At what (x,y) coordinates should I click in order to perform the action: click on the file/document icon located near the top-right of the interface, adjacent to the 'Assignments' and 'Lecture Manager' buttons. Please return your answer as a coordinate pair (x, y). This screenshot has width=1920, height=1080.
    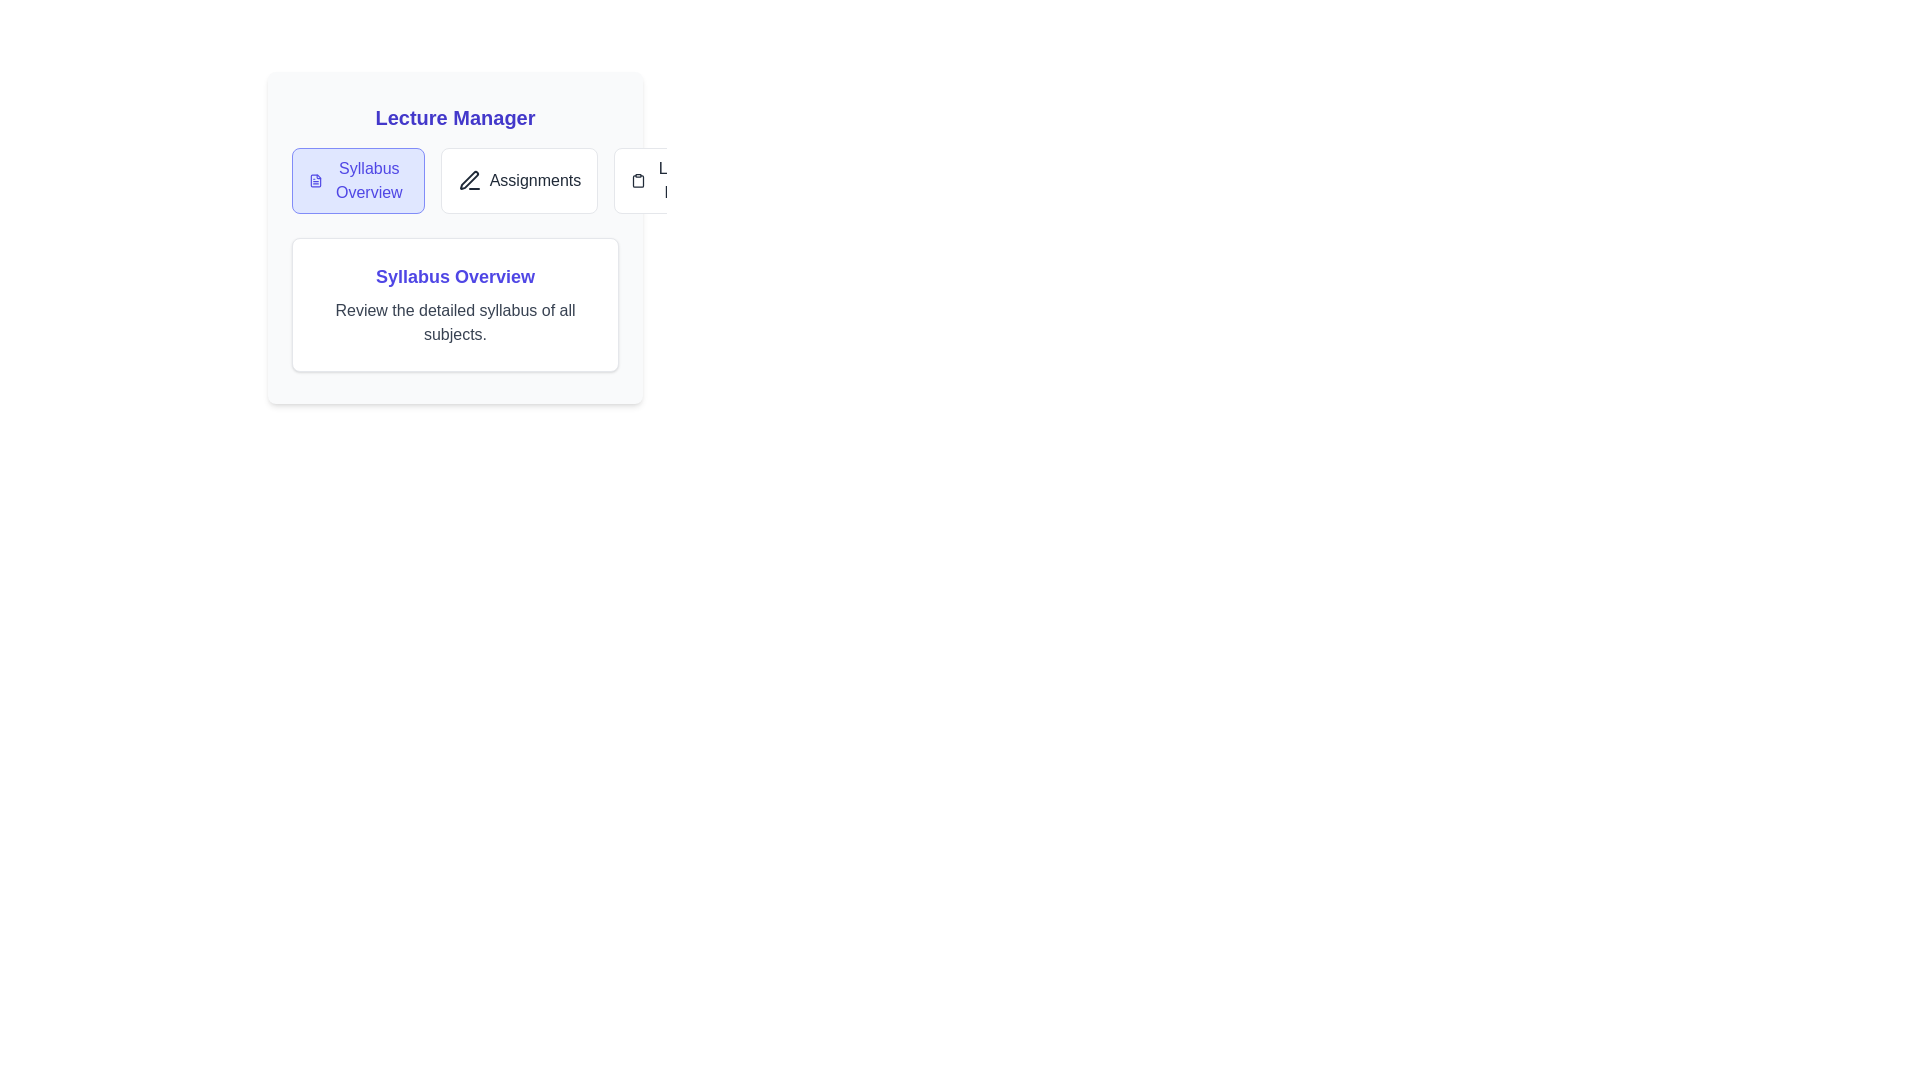
    Looking at the image, I should click on (315, 181).